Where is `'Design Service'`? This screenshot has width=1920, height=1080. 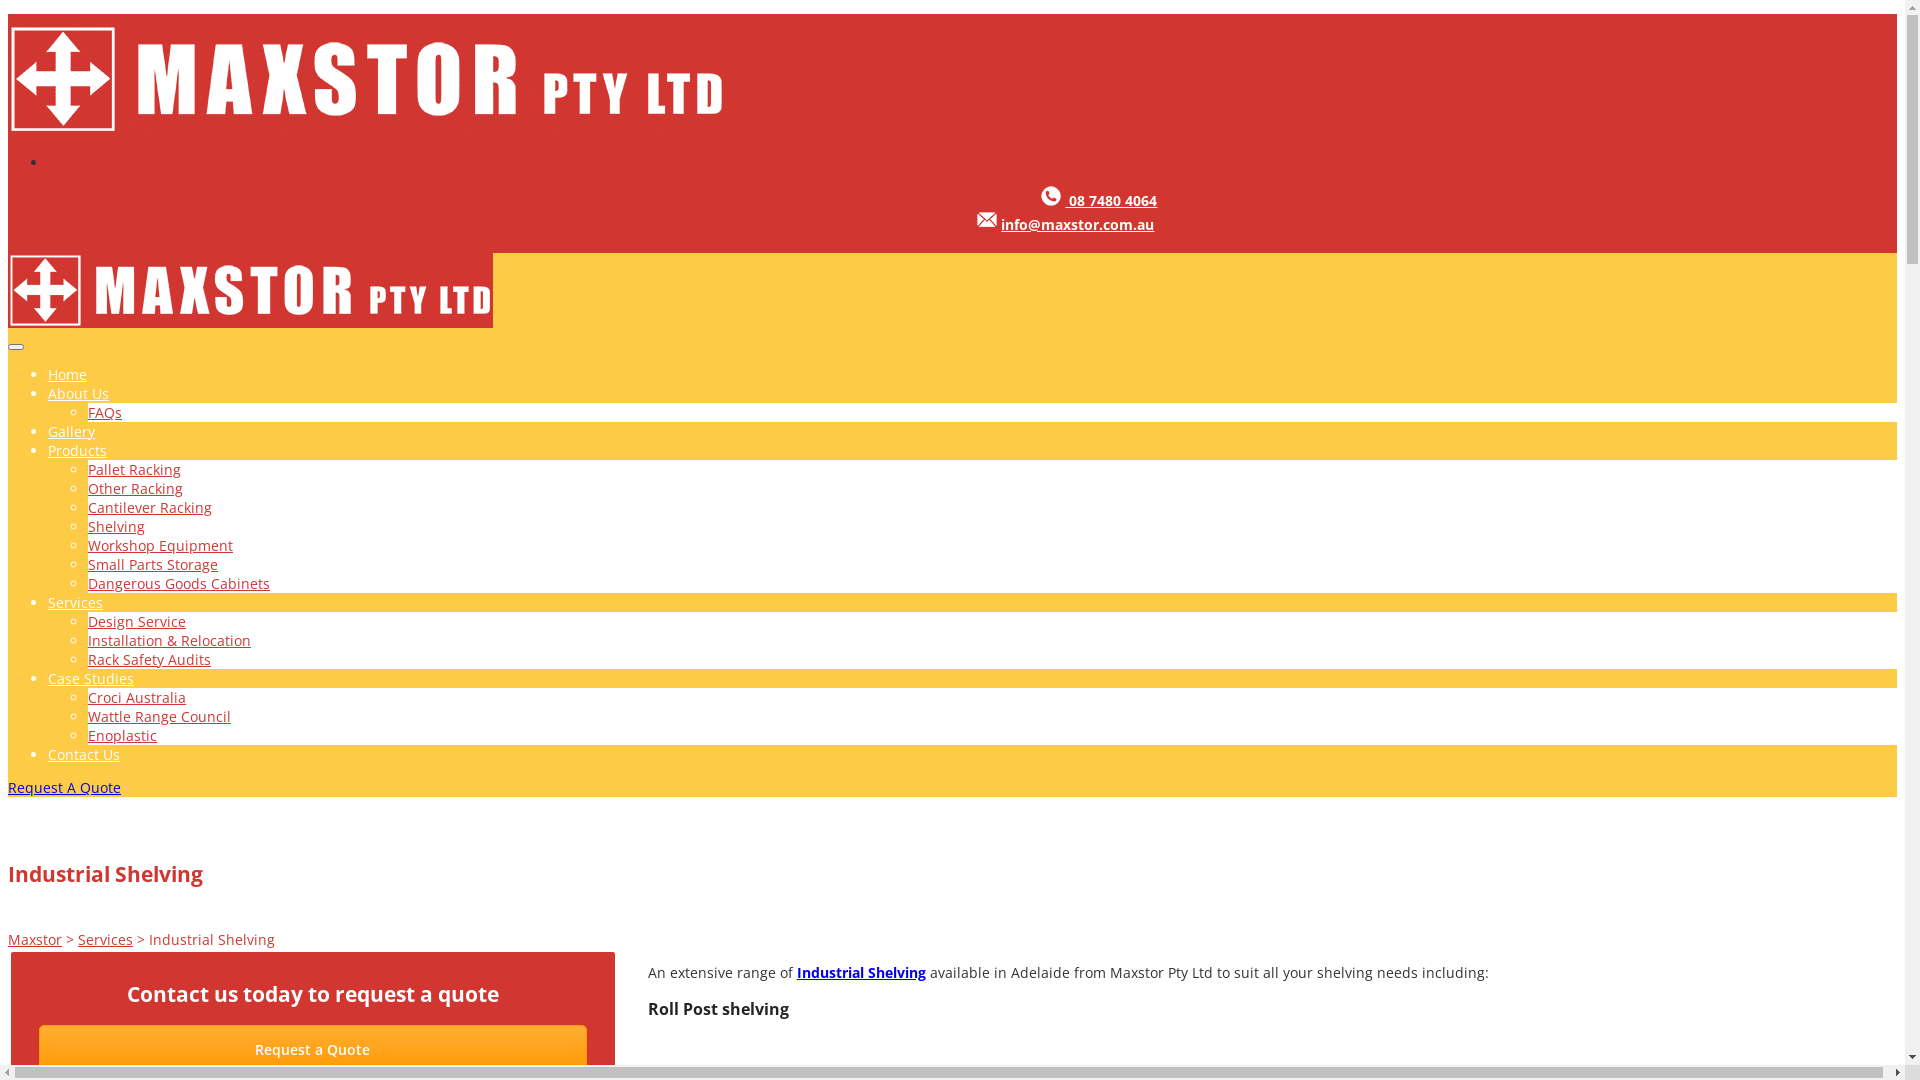 'Design Service' is located at coordinates (136, 620).